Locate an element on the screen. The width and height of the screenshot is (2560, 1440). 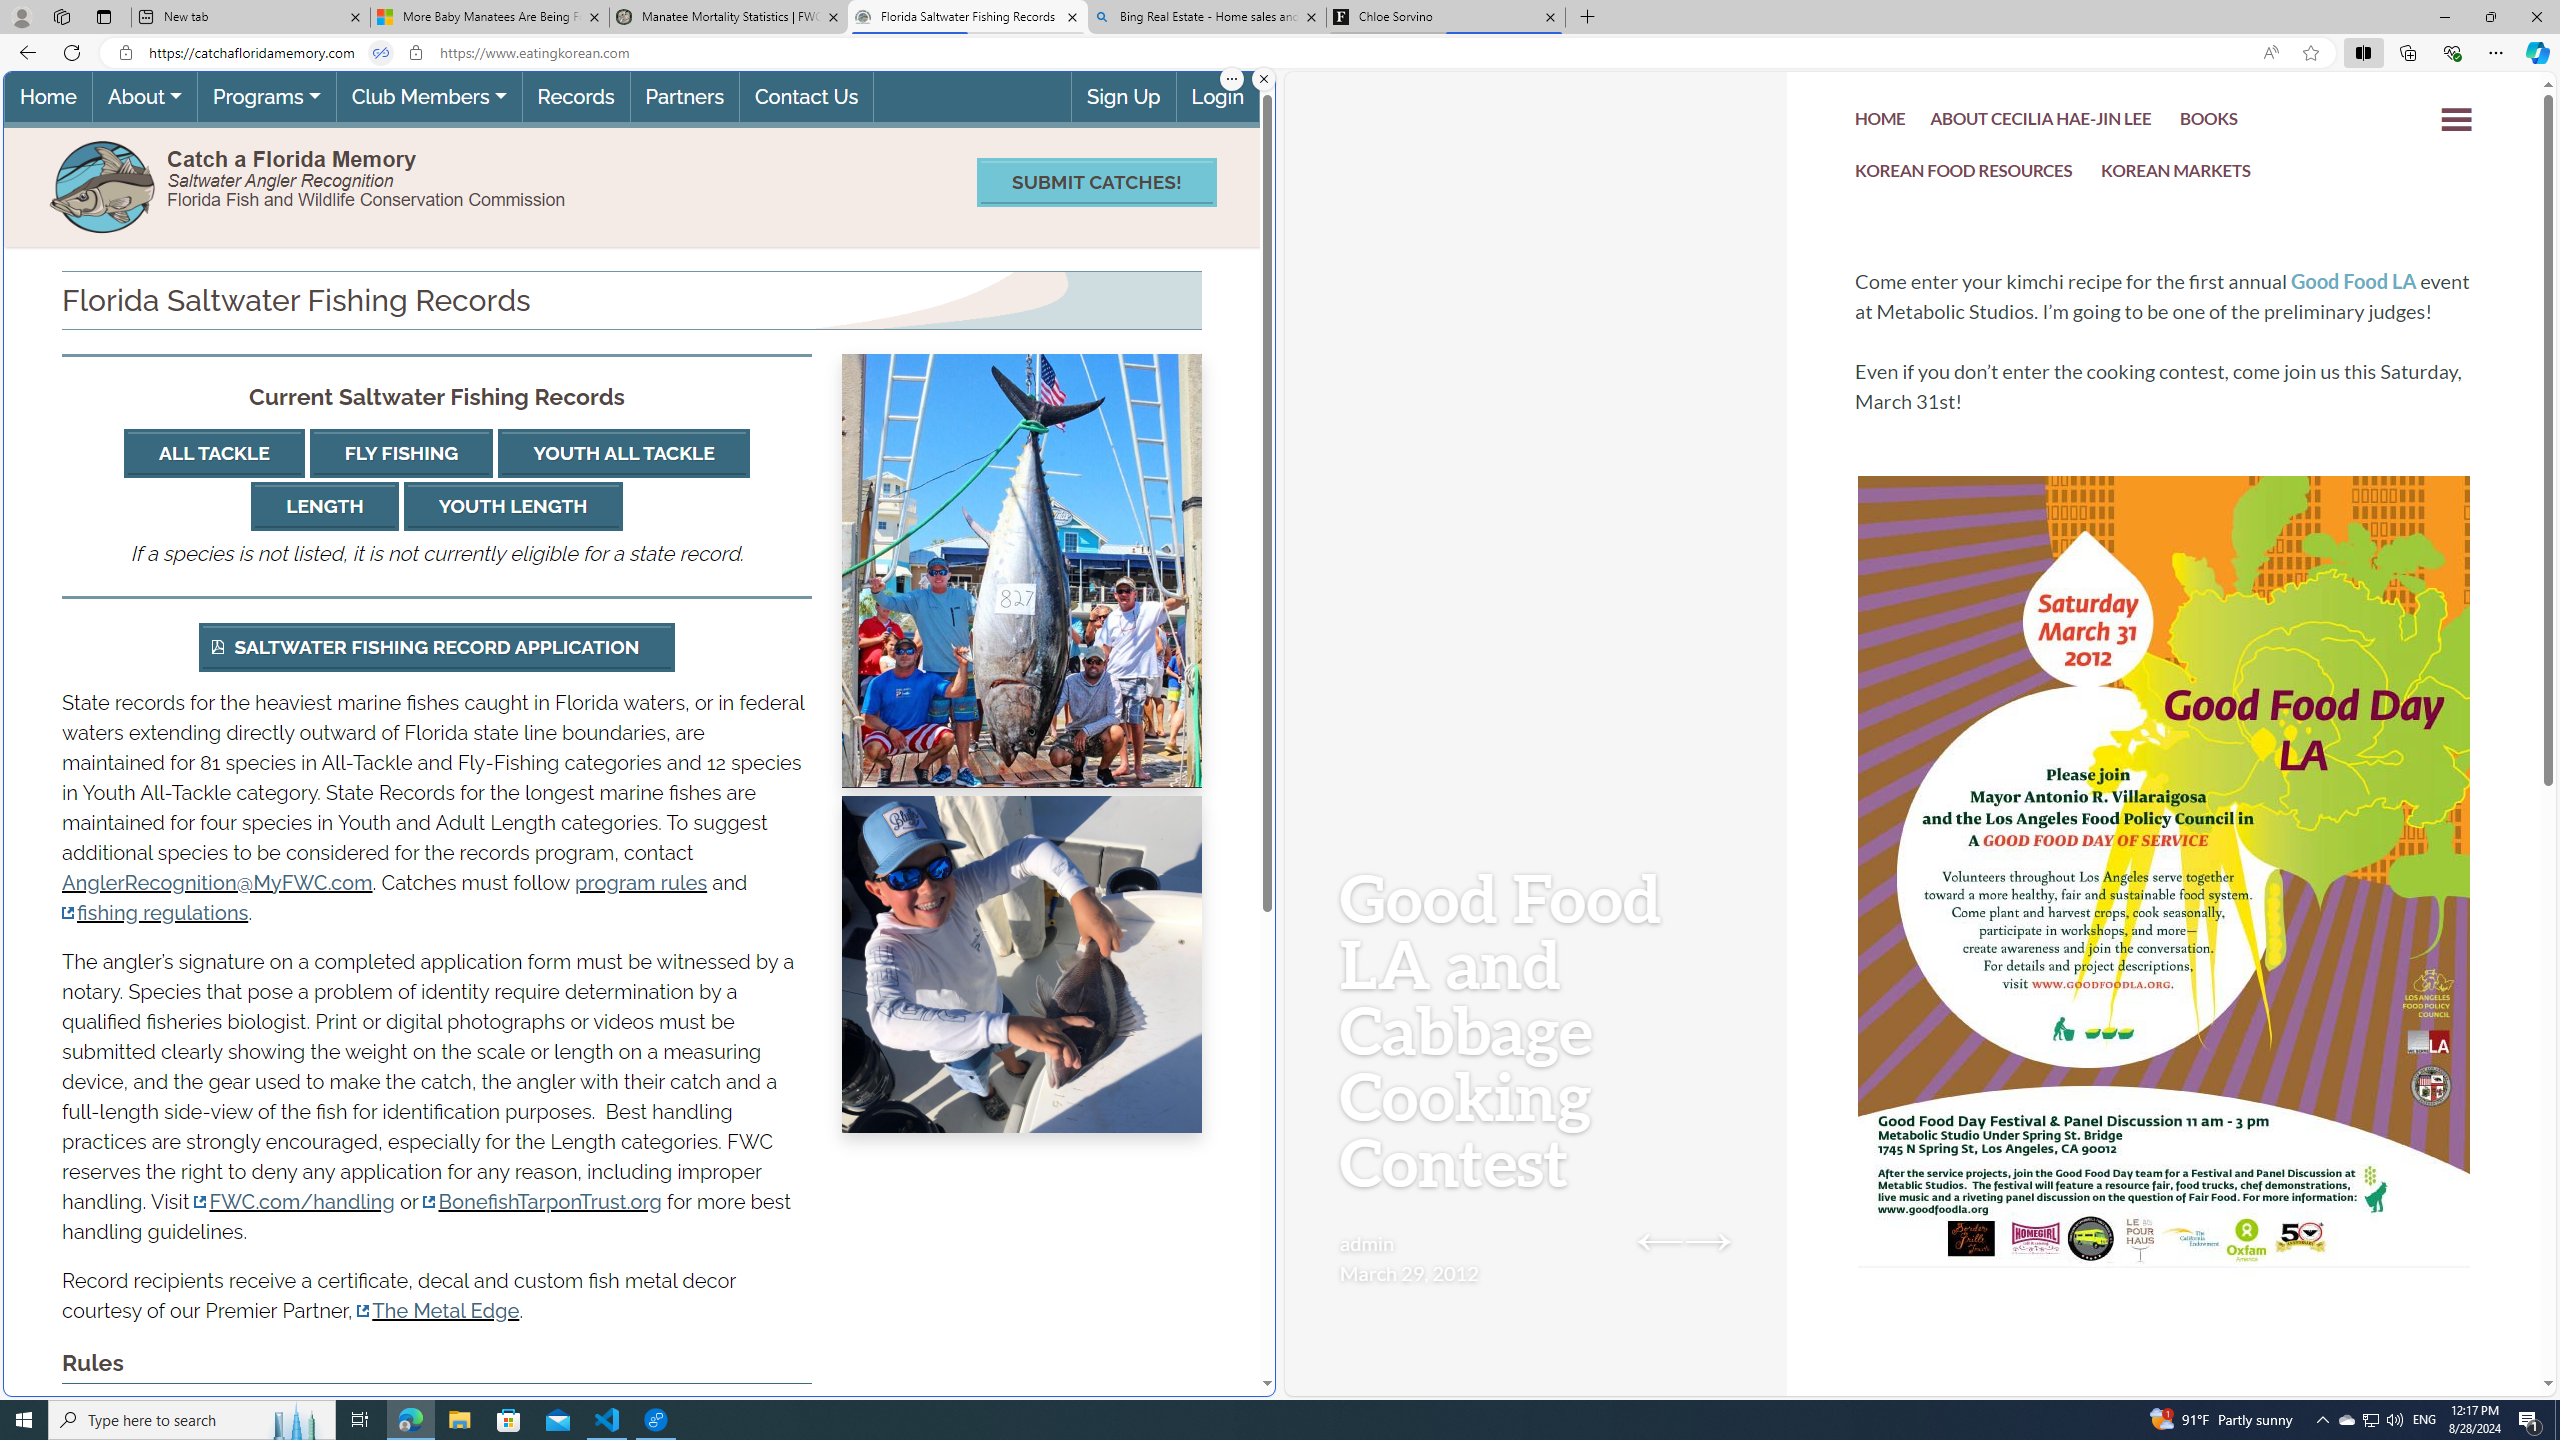
'Records' is located at coordinates (575, 96).